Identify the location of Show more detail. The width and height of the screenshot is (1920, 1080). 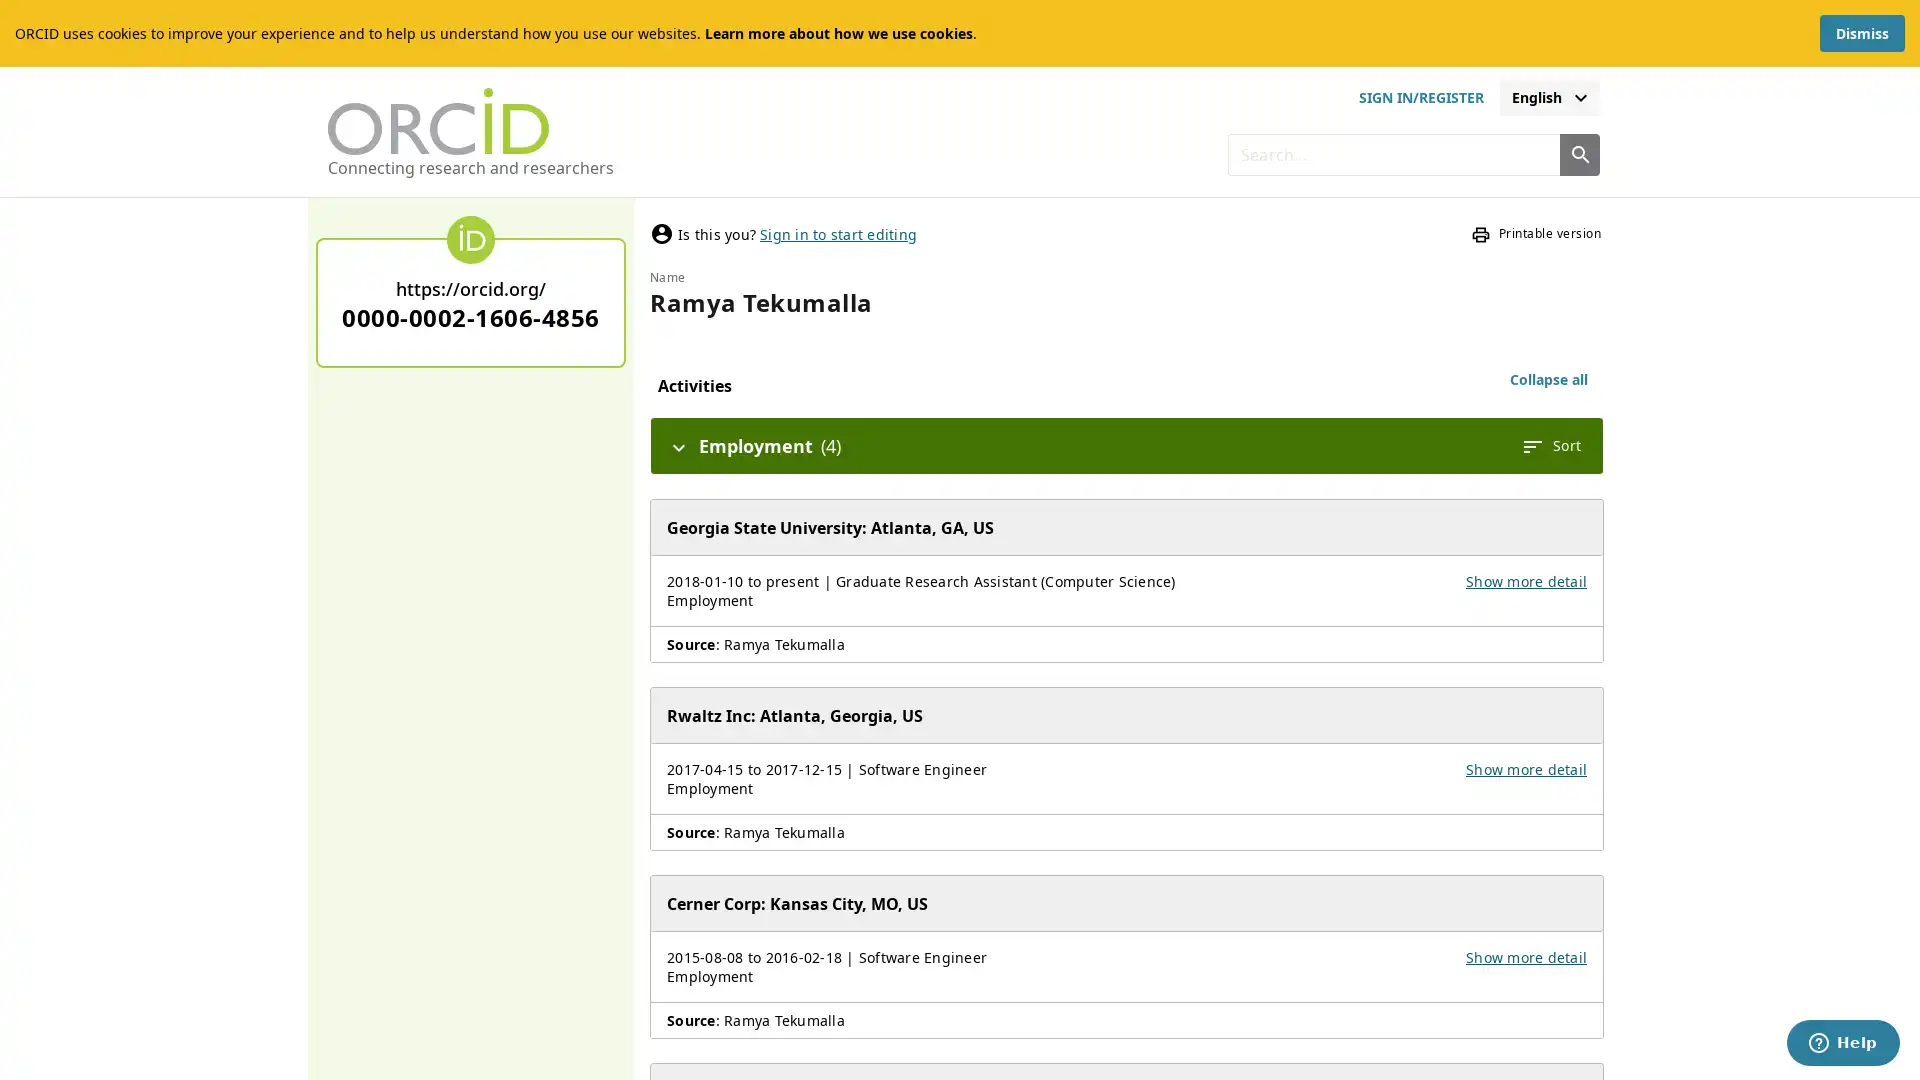
(1525, 768).